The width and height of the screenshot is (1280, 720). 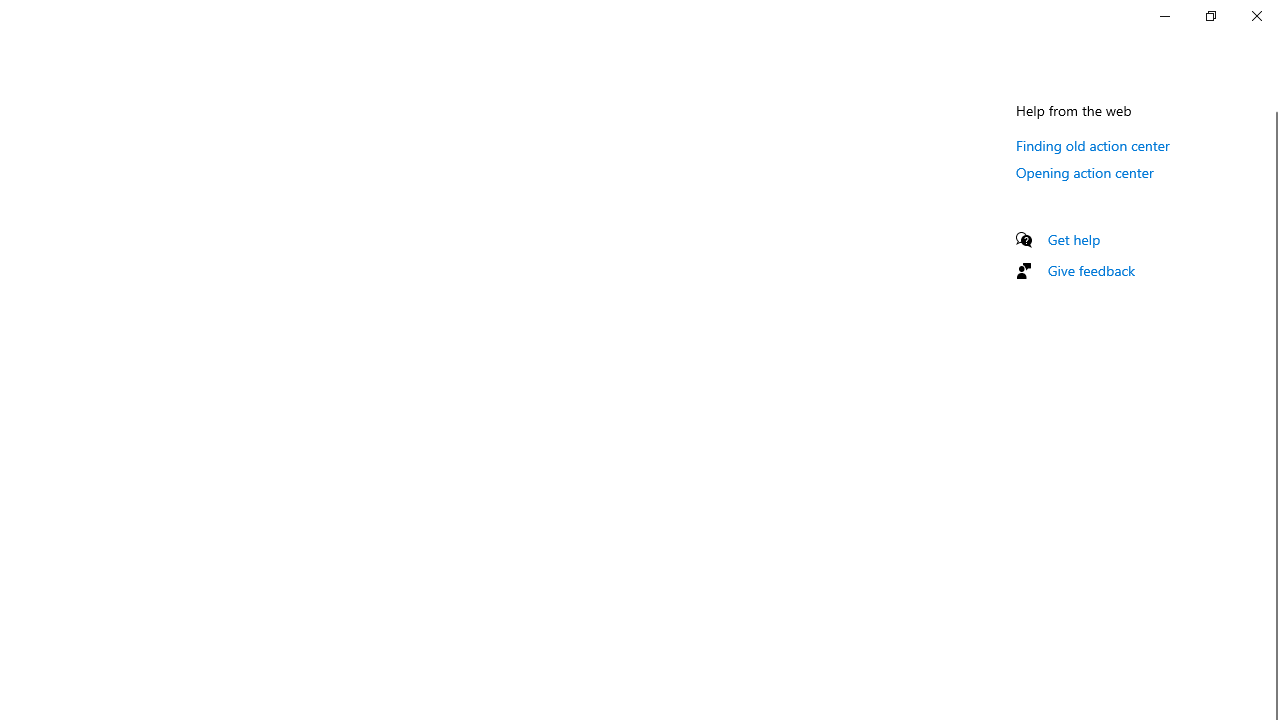 What do you see at coordinates (1092, 144) in the screenshot?
I see `'Finding old action center'` at bounding box center [1092, 144].